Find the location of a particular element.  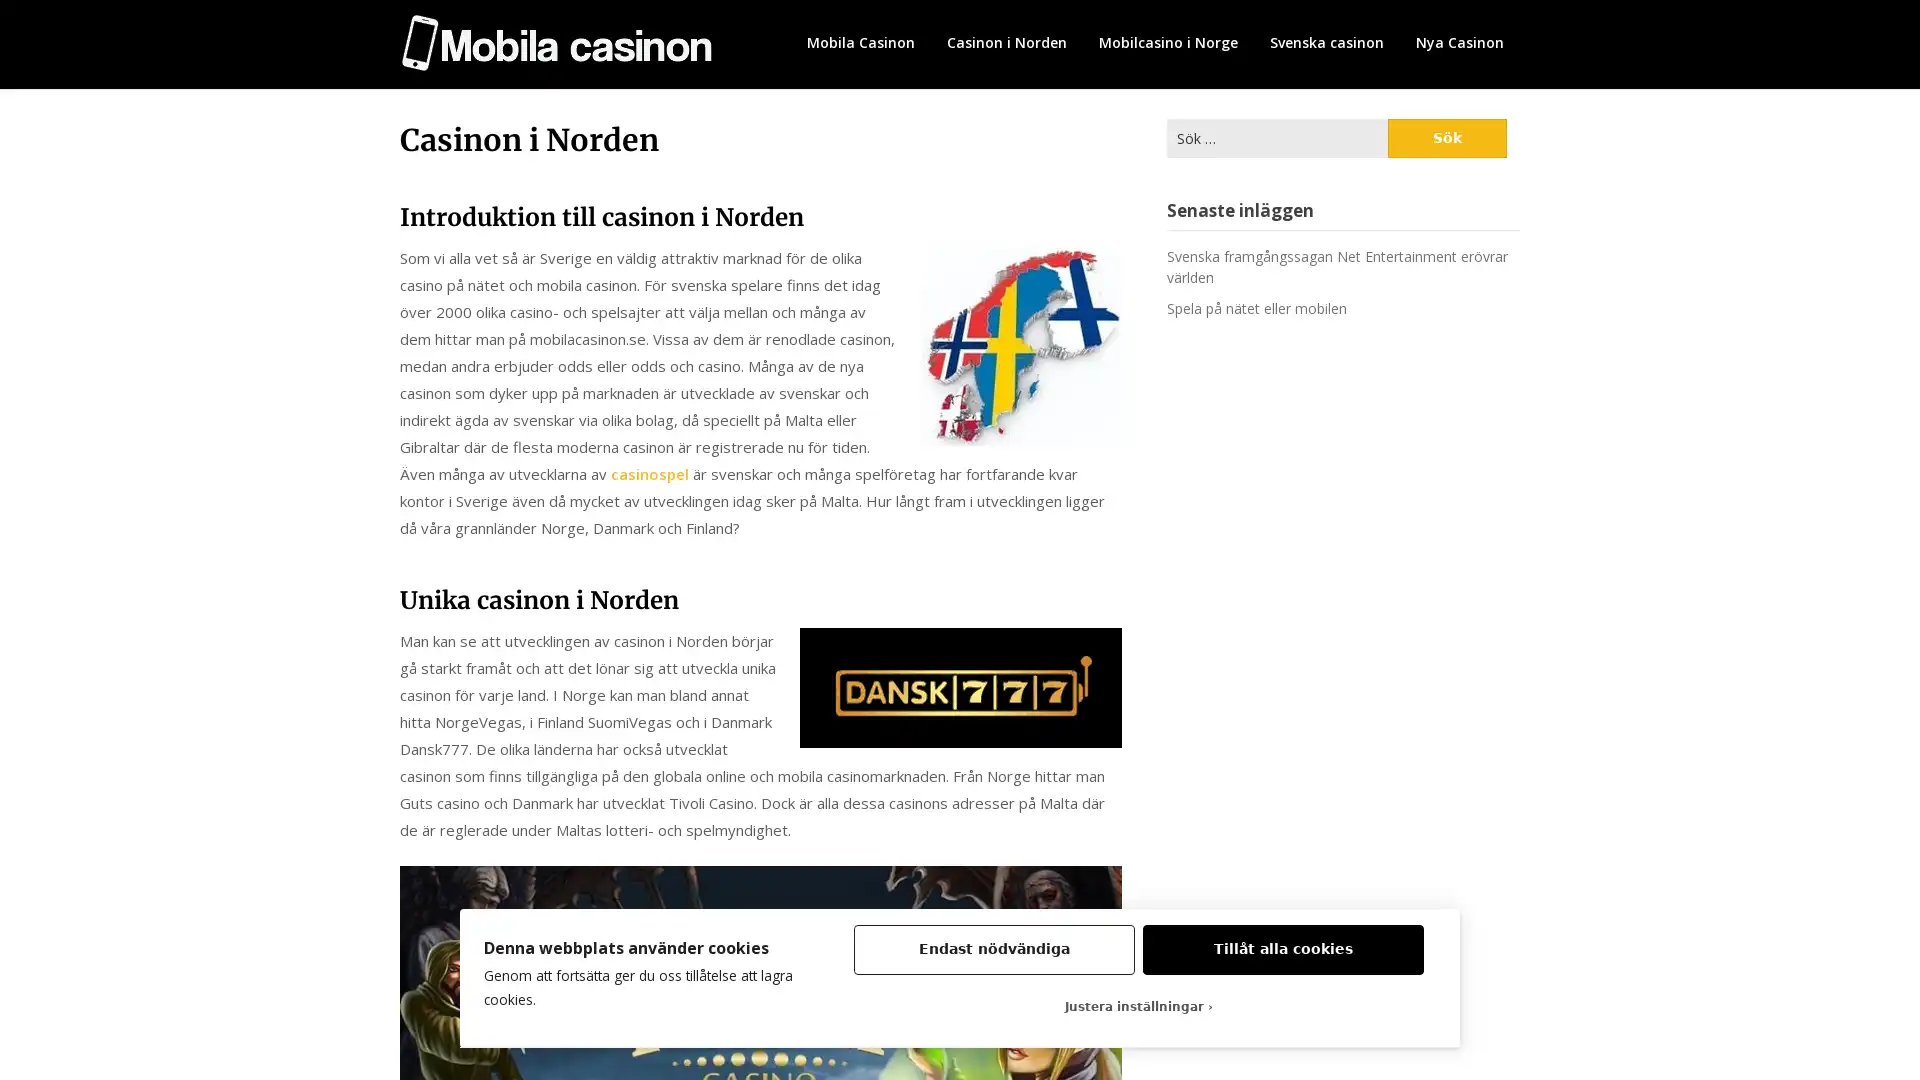

Justera installningar is located at coordinates (1138, 1006).